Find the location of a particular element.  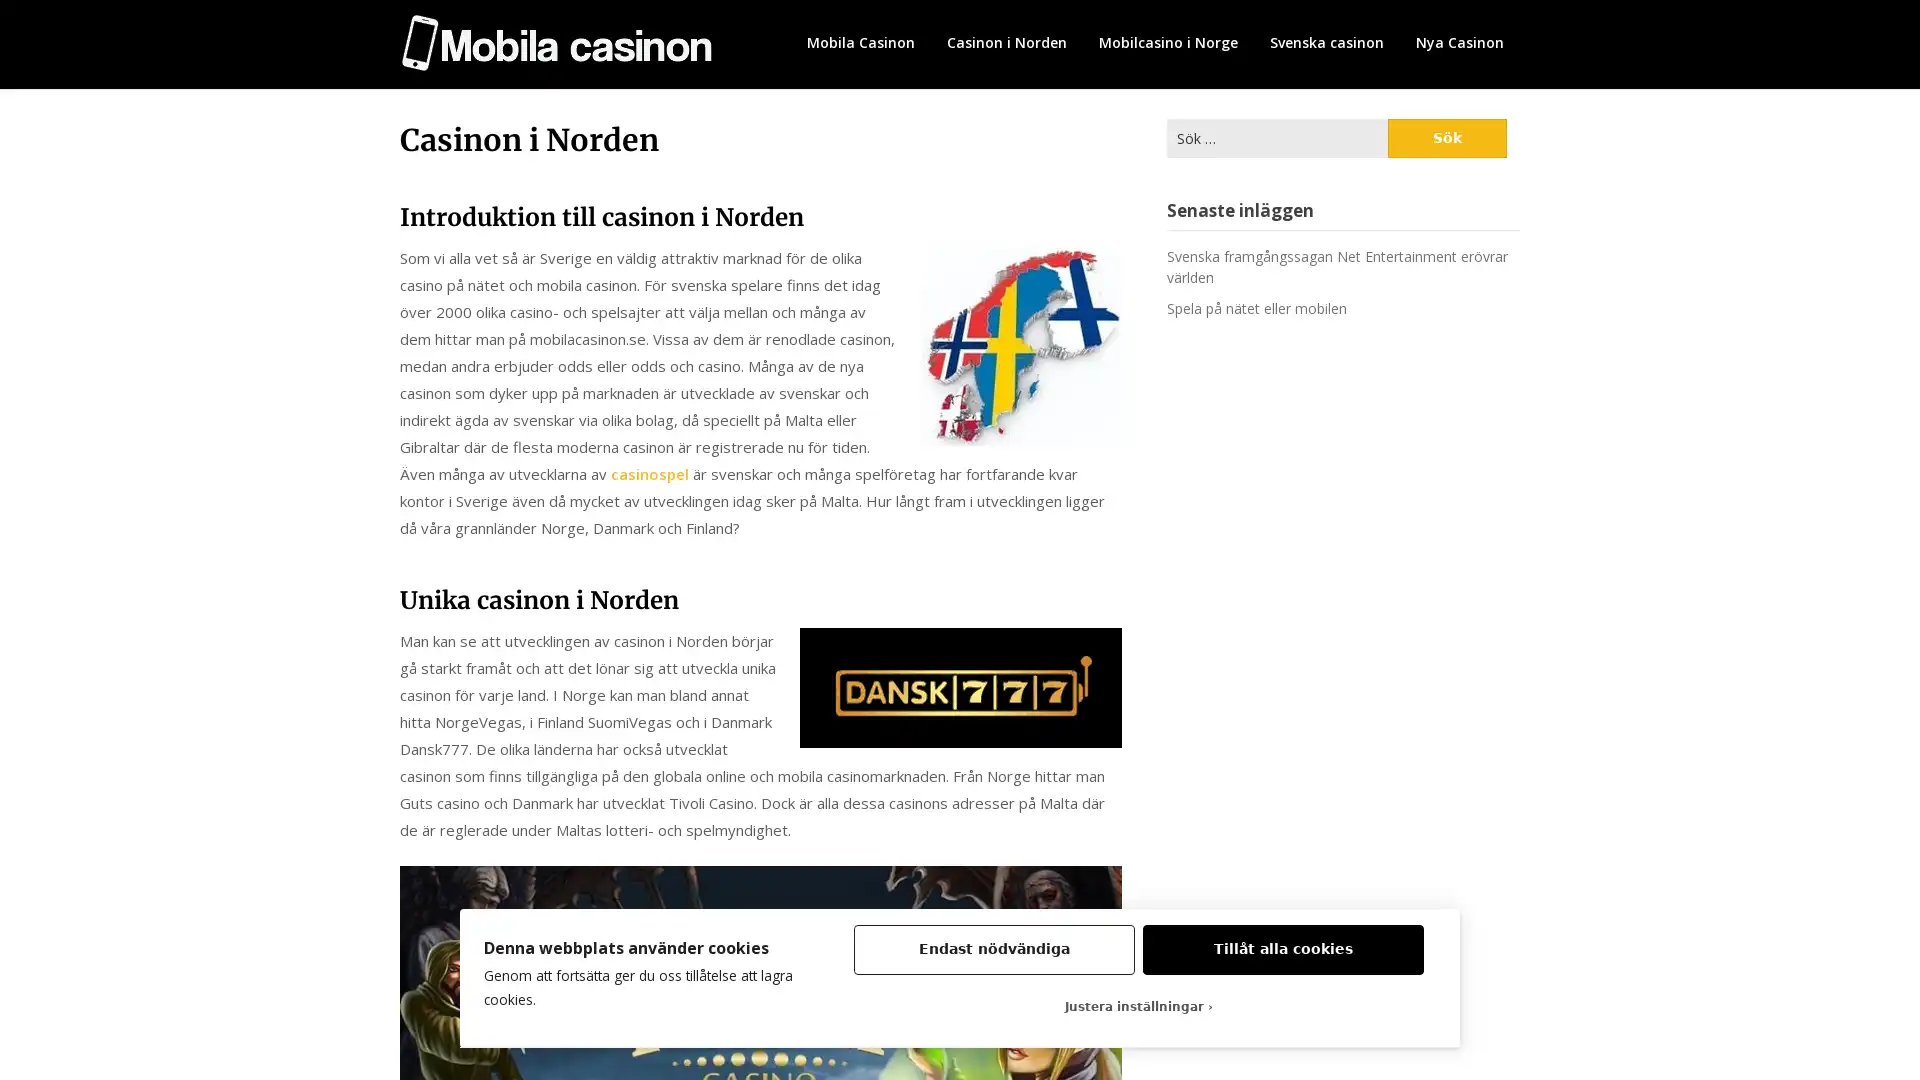

Justera installningar is located at coordinates (1138, 1006).